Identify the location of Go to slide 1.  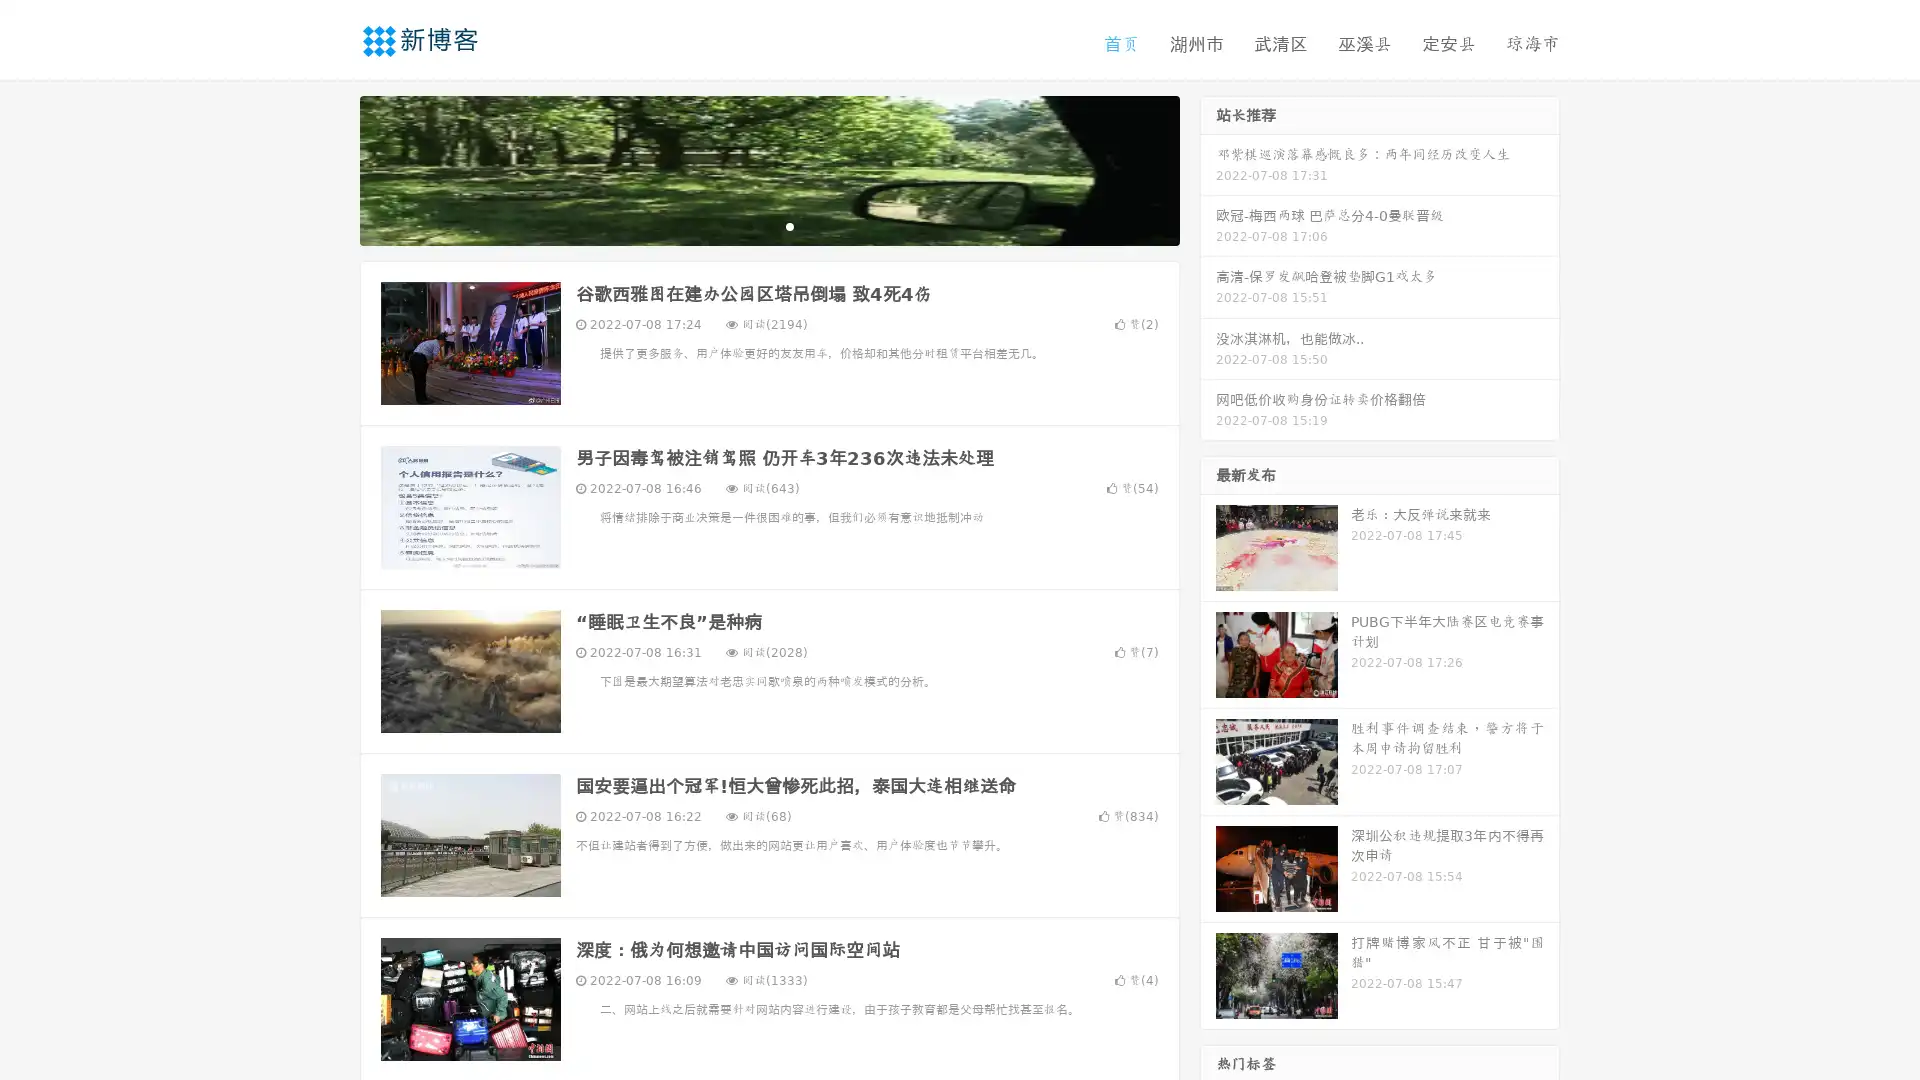
(748, 225).